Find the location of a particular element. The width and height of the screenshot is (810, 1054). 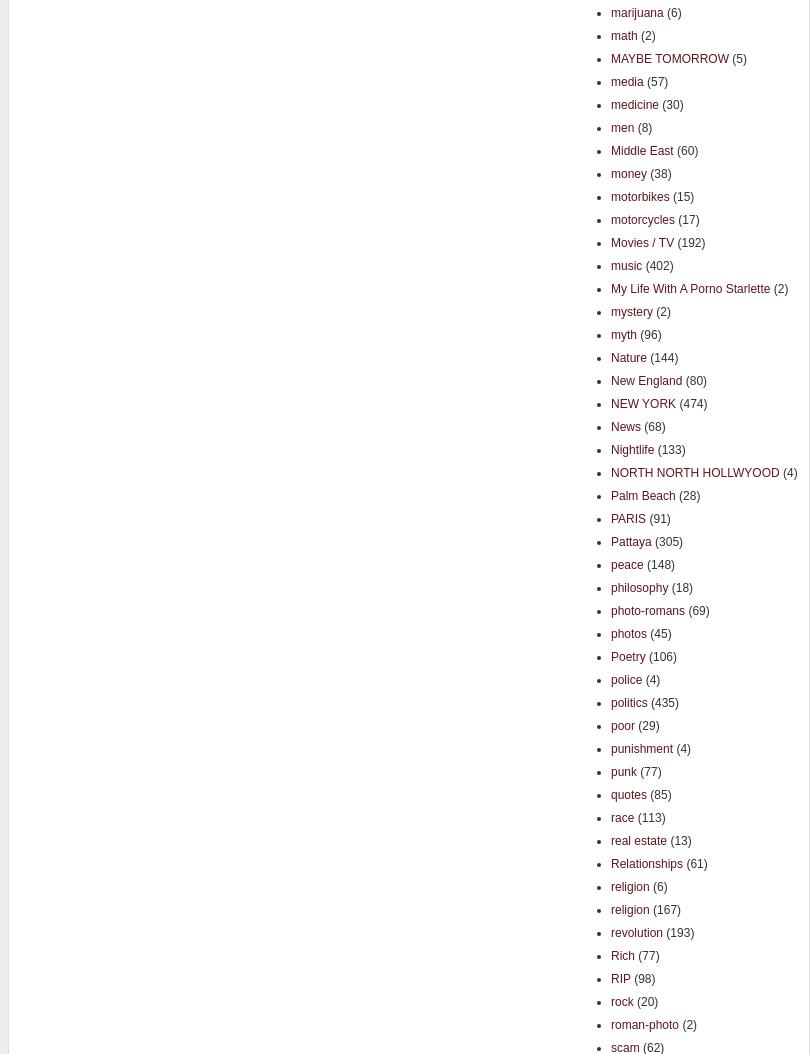

'(144)' is located at coordinates (646, 356).